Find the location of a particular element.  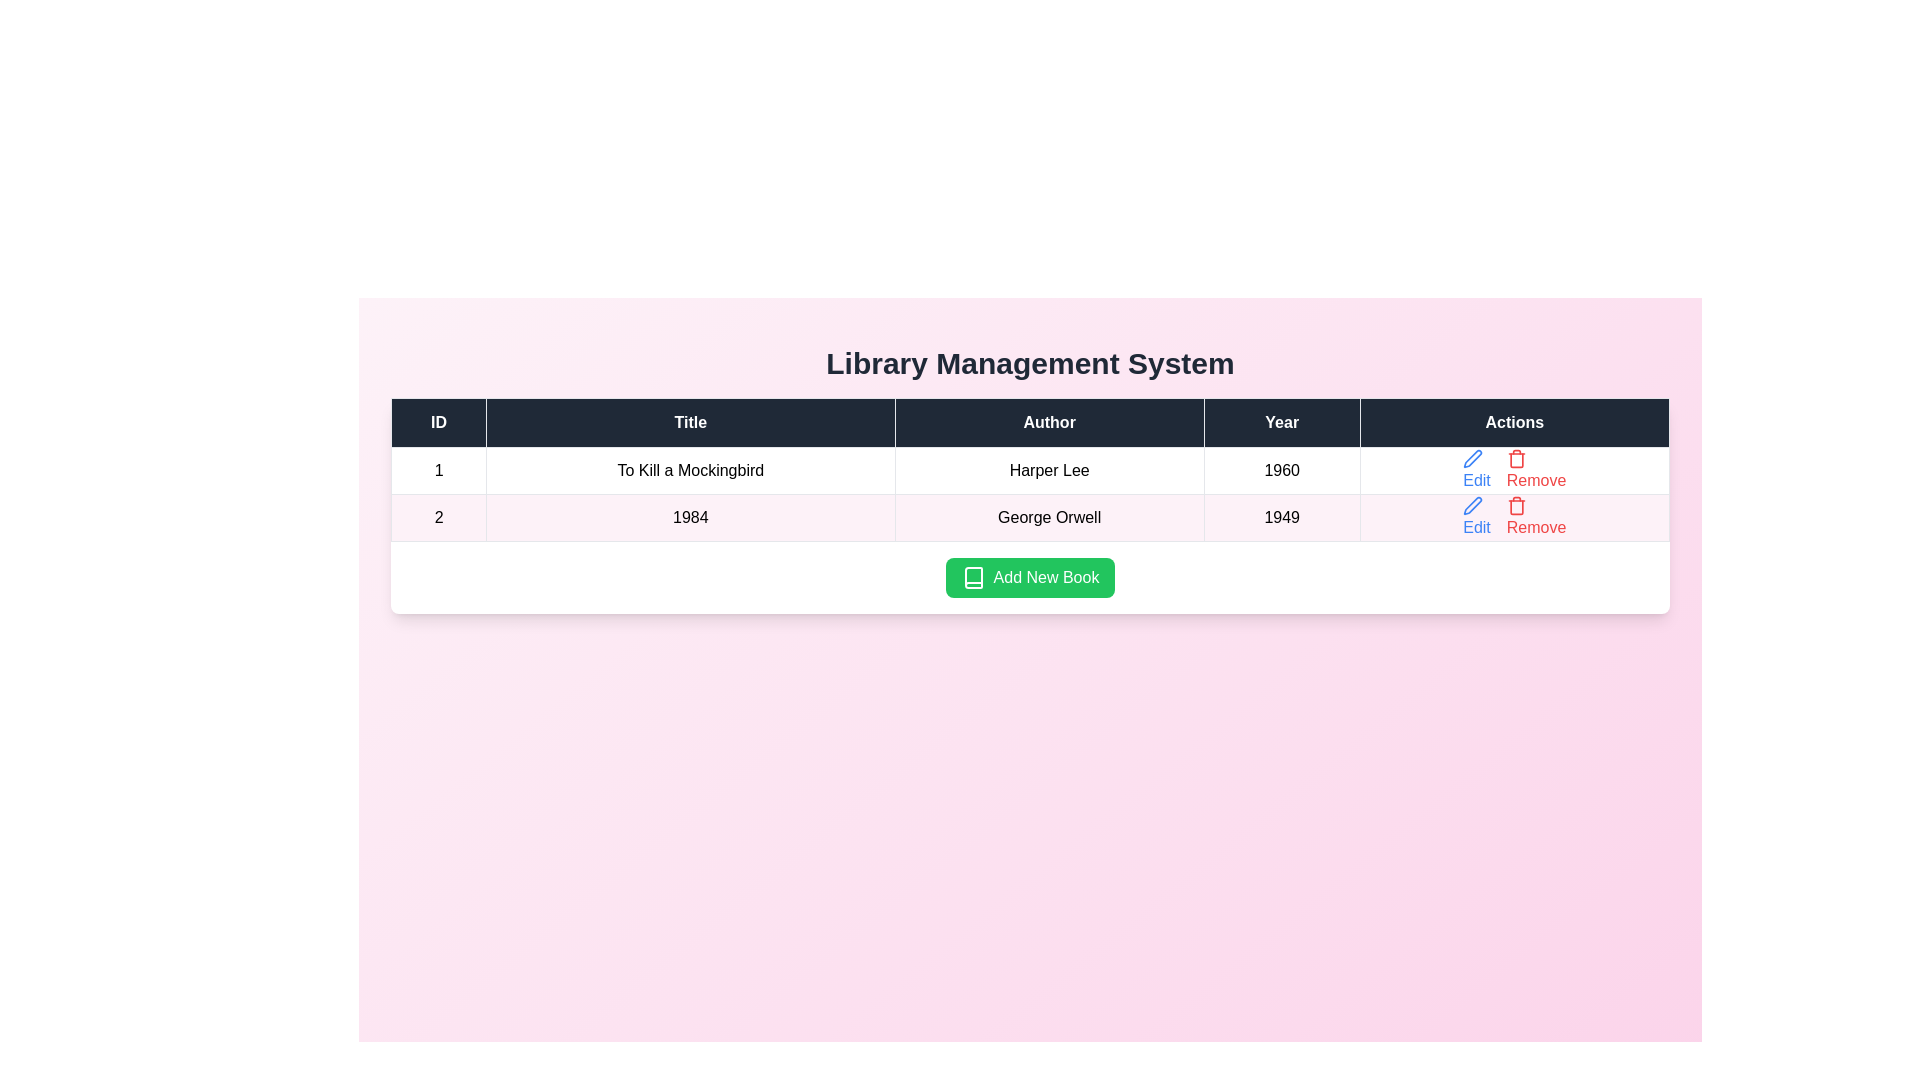

the non-interactive Text Display that shows the author of the book '1984' in the second row of the data table is located at coordinates (1048, 516).